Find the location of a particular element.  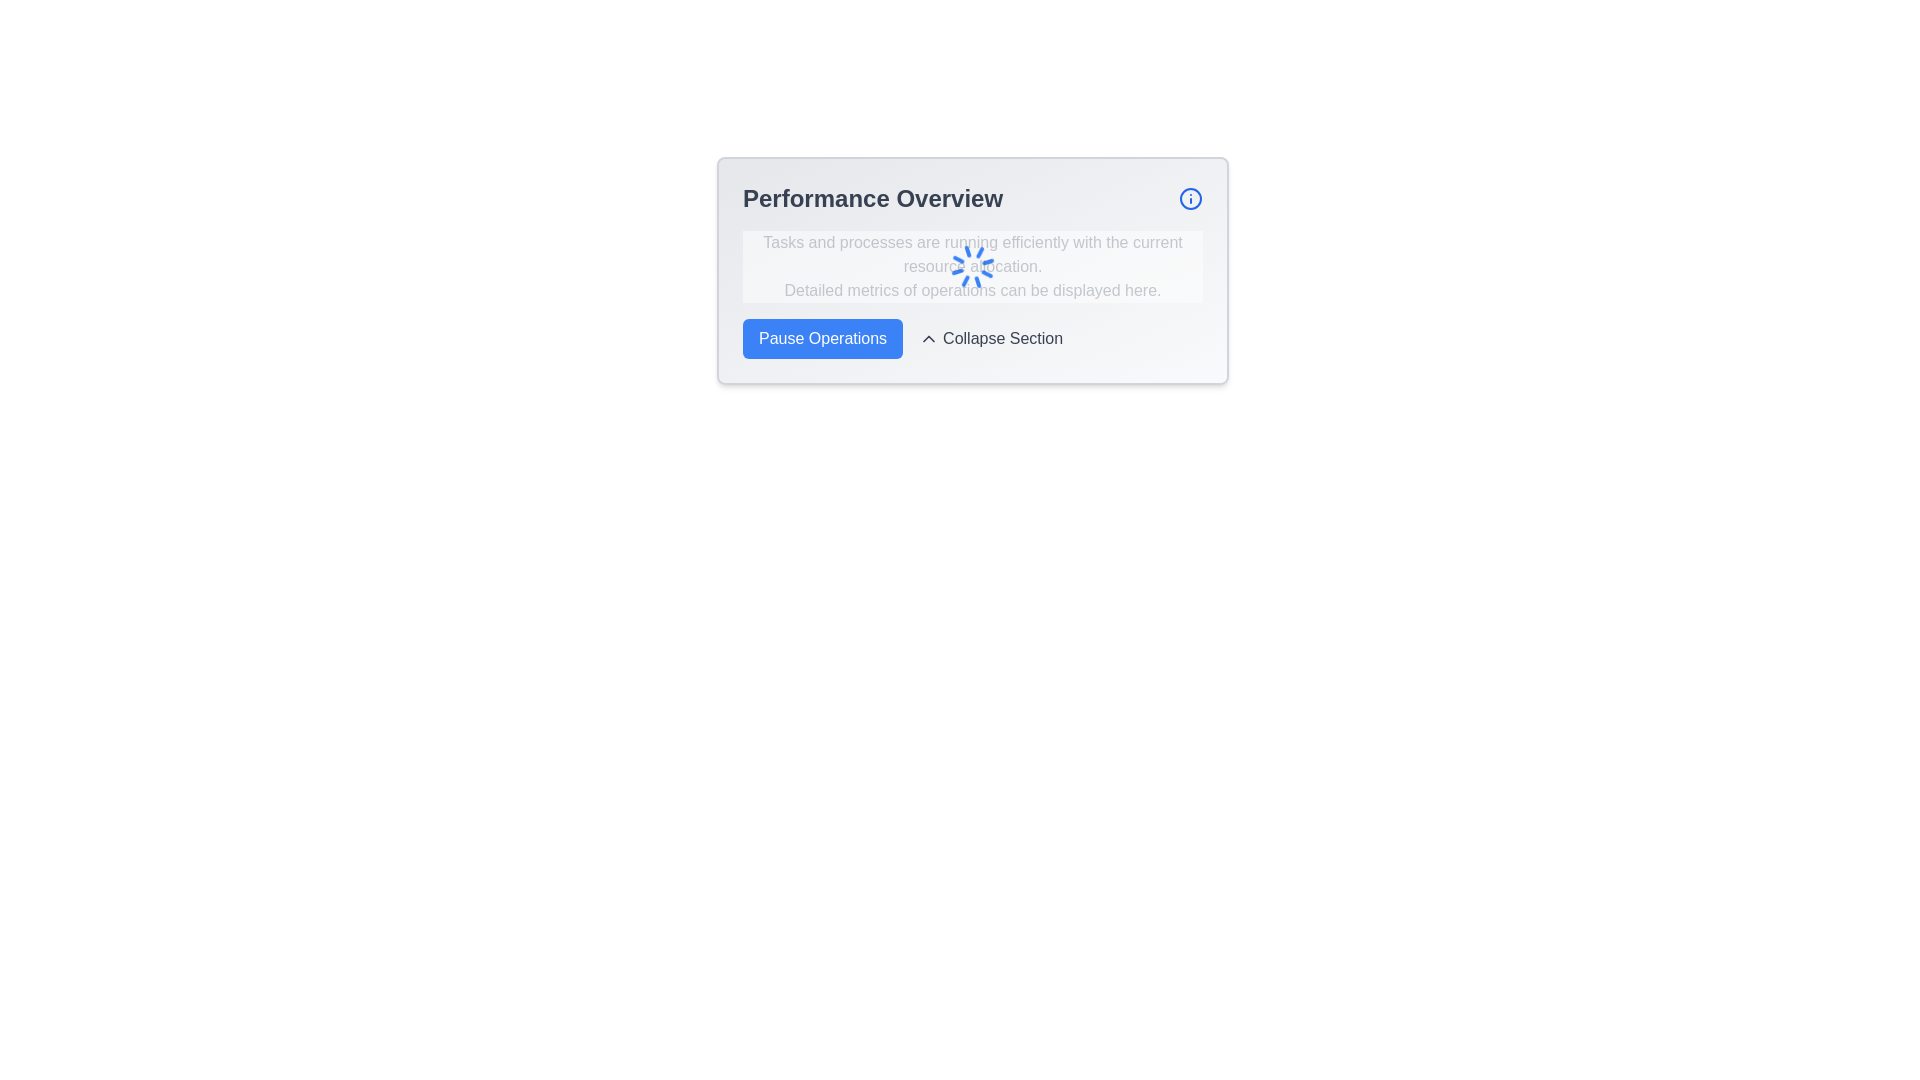

the collapse/minimize button located immediately to the right of the blue 'Pause Operations' button is located at coordinates (991, 338).